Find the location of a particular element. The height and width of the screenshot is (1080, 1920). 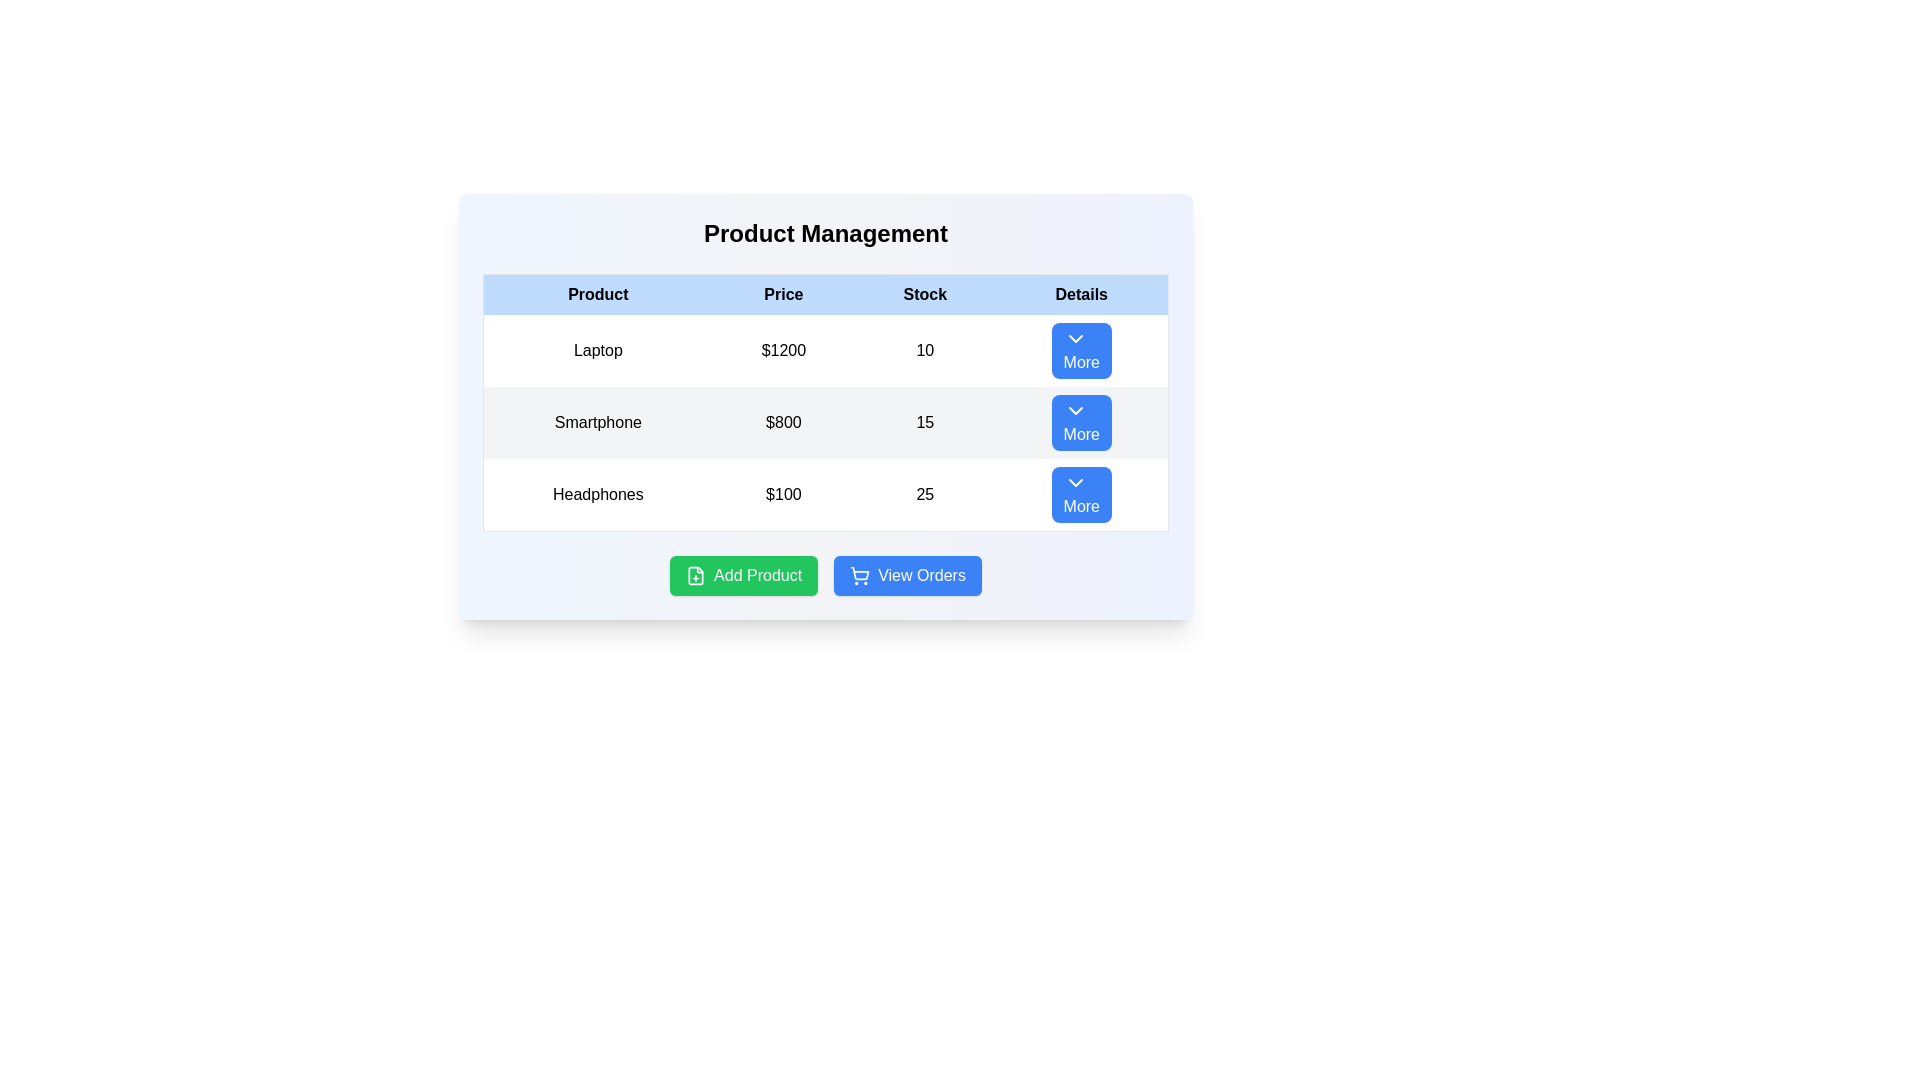

the text label 'Product Management' which is styled with bold typography and located at the top of the content card, centered above the data table is located at coordinates (825, 233).